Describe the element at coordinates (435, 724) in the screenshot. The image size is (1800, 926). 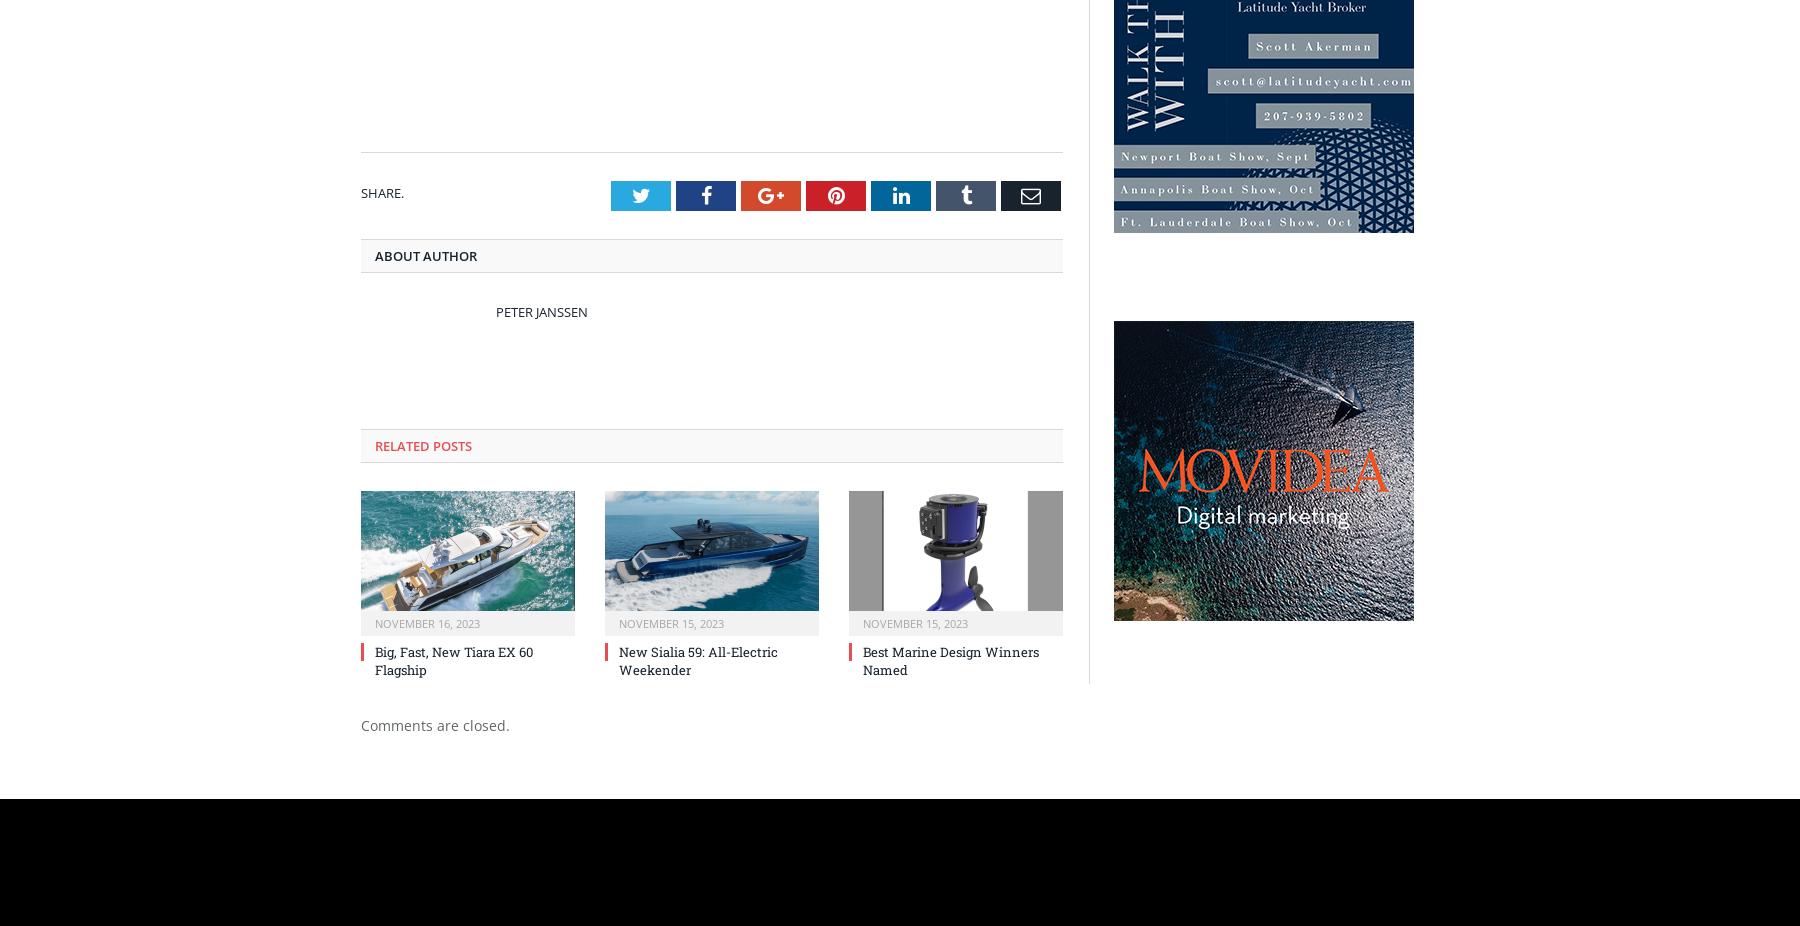
I see `'Comments are closed.'` at that location.